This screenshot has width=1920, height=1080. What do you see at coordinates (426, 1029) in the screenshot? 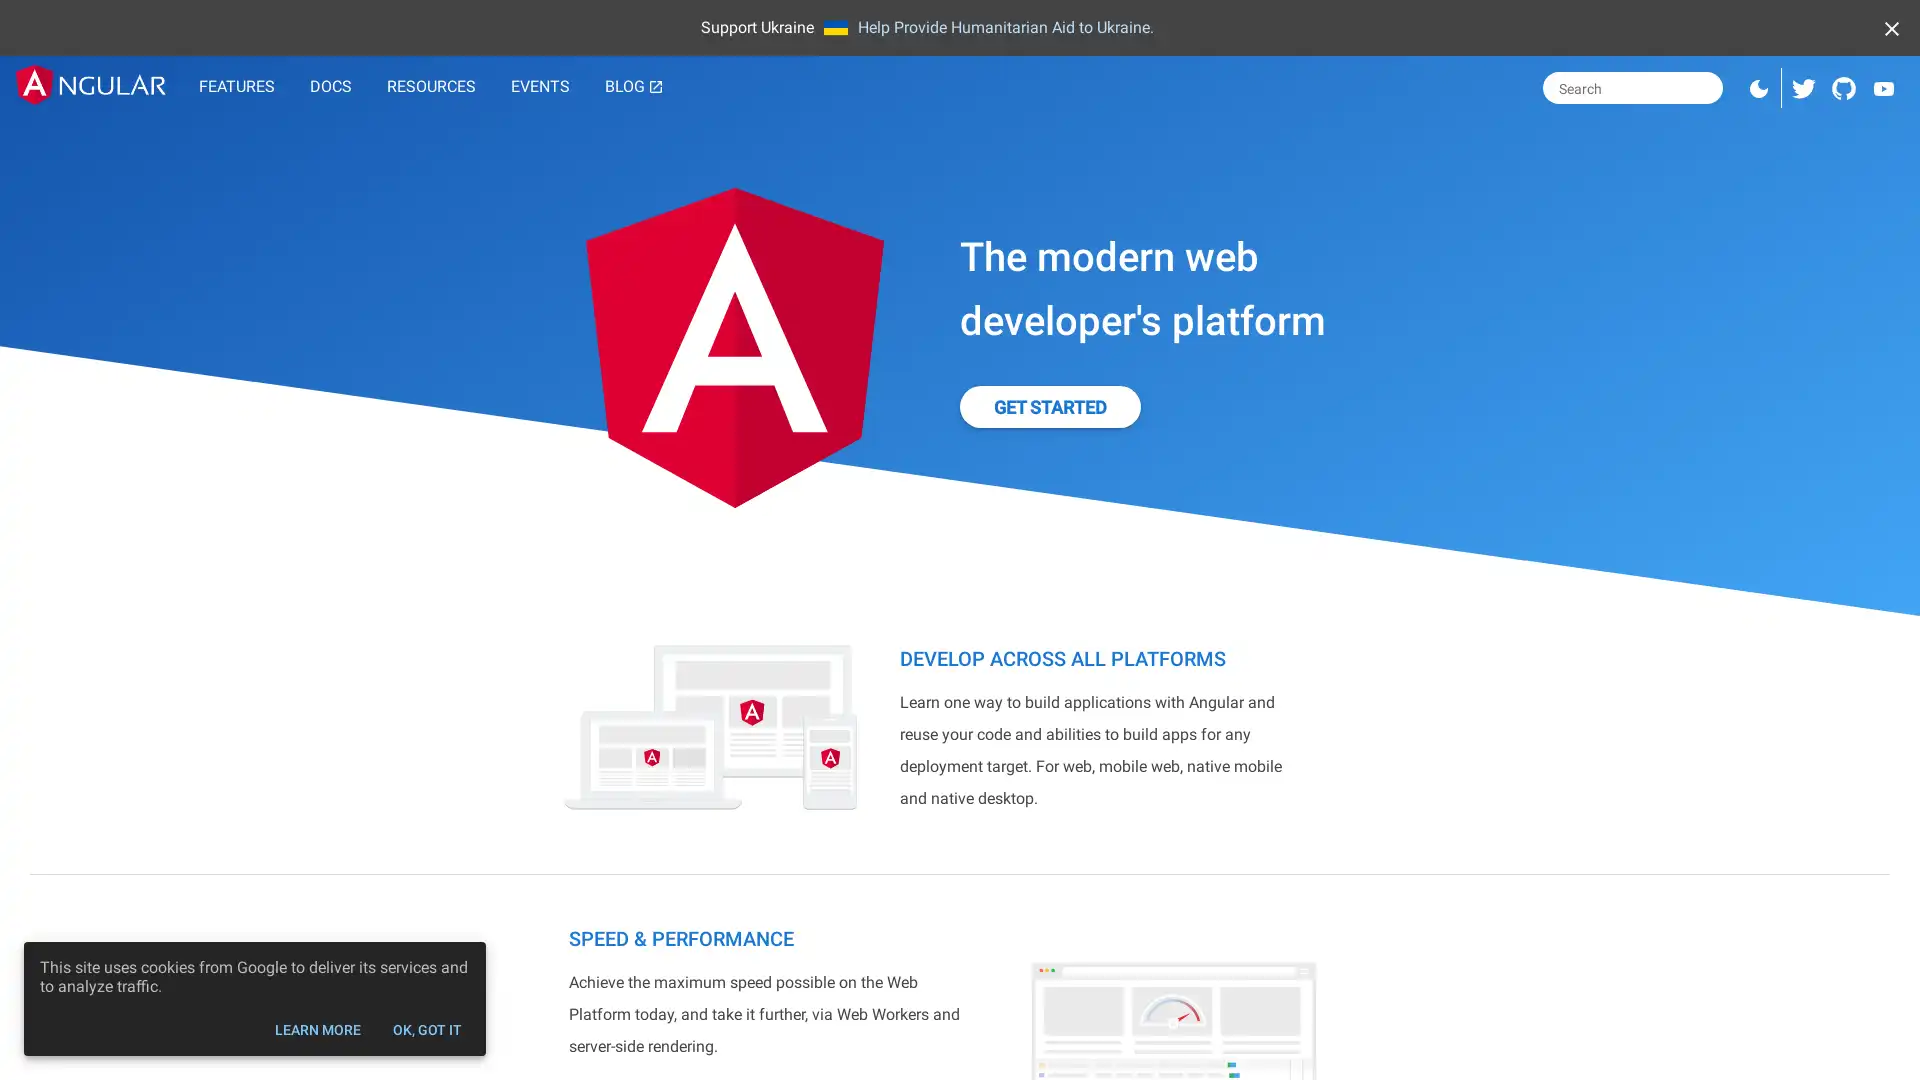
I see `OK, GOT IT` at bounding box center [426, 1029].